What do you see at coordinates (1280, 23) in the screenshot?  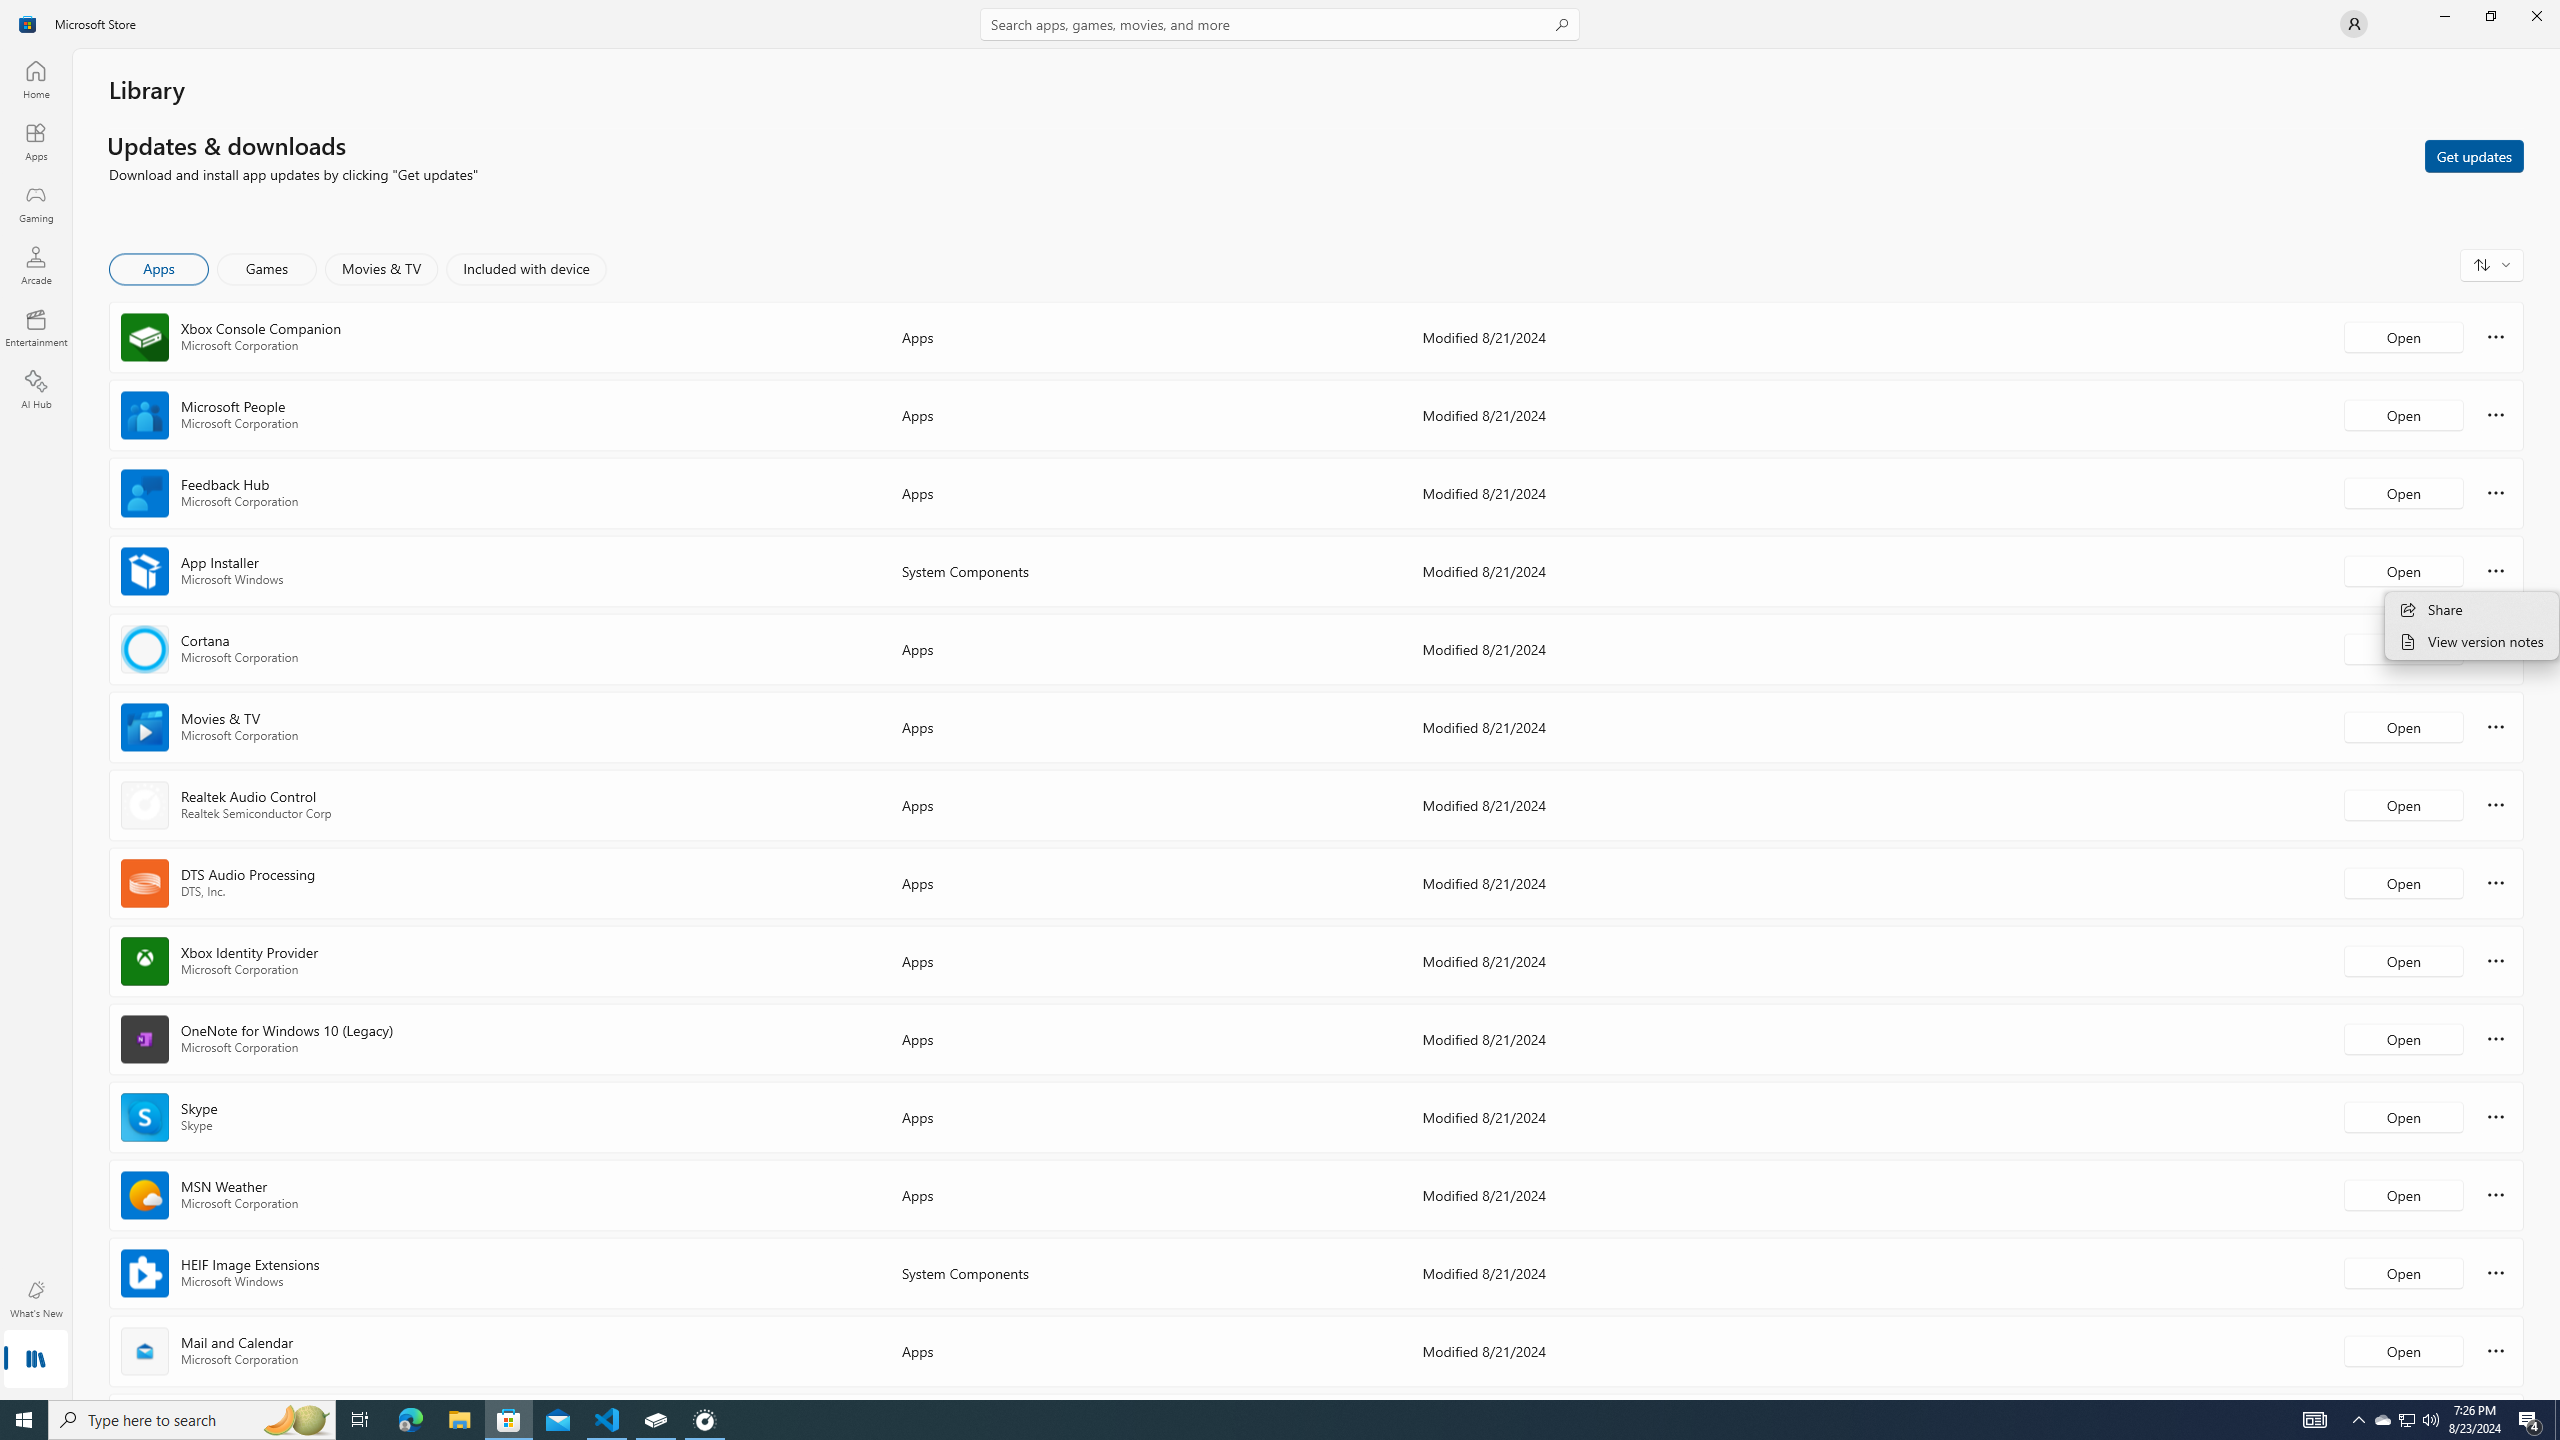 I see `'Search'` at bounding box center [1280, 23].